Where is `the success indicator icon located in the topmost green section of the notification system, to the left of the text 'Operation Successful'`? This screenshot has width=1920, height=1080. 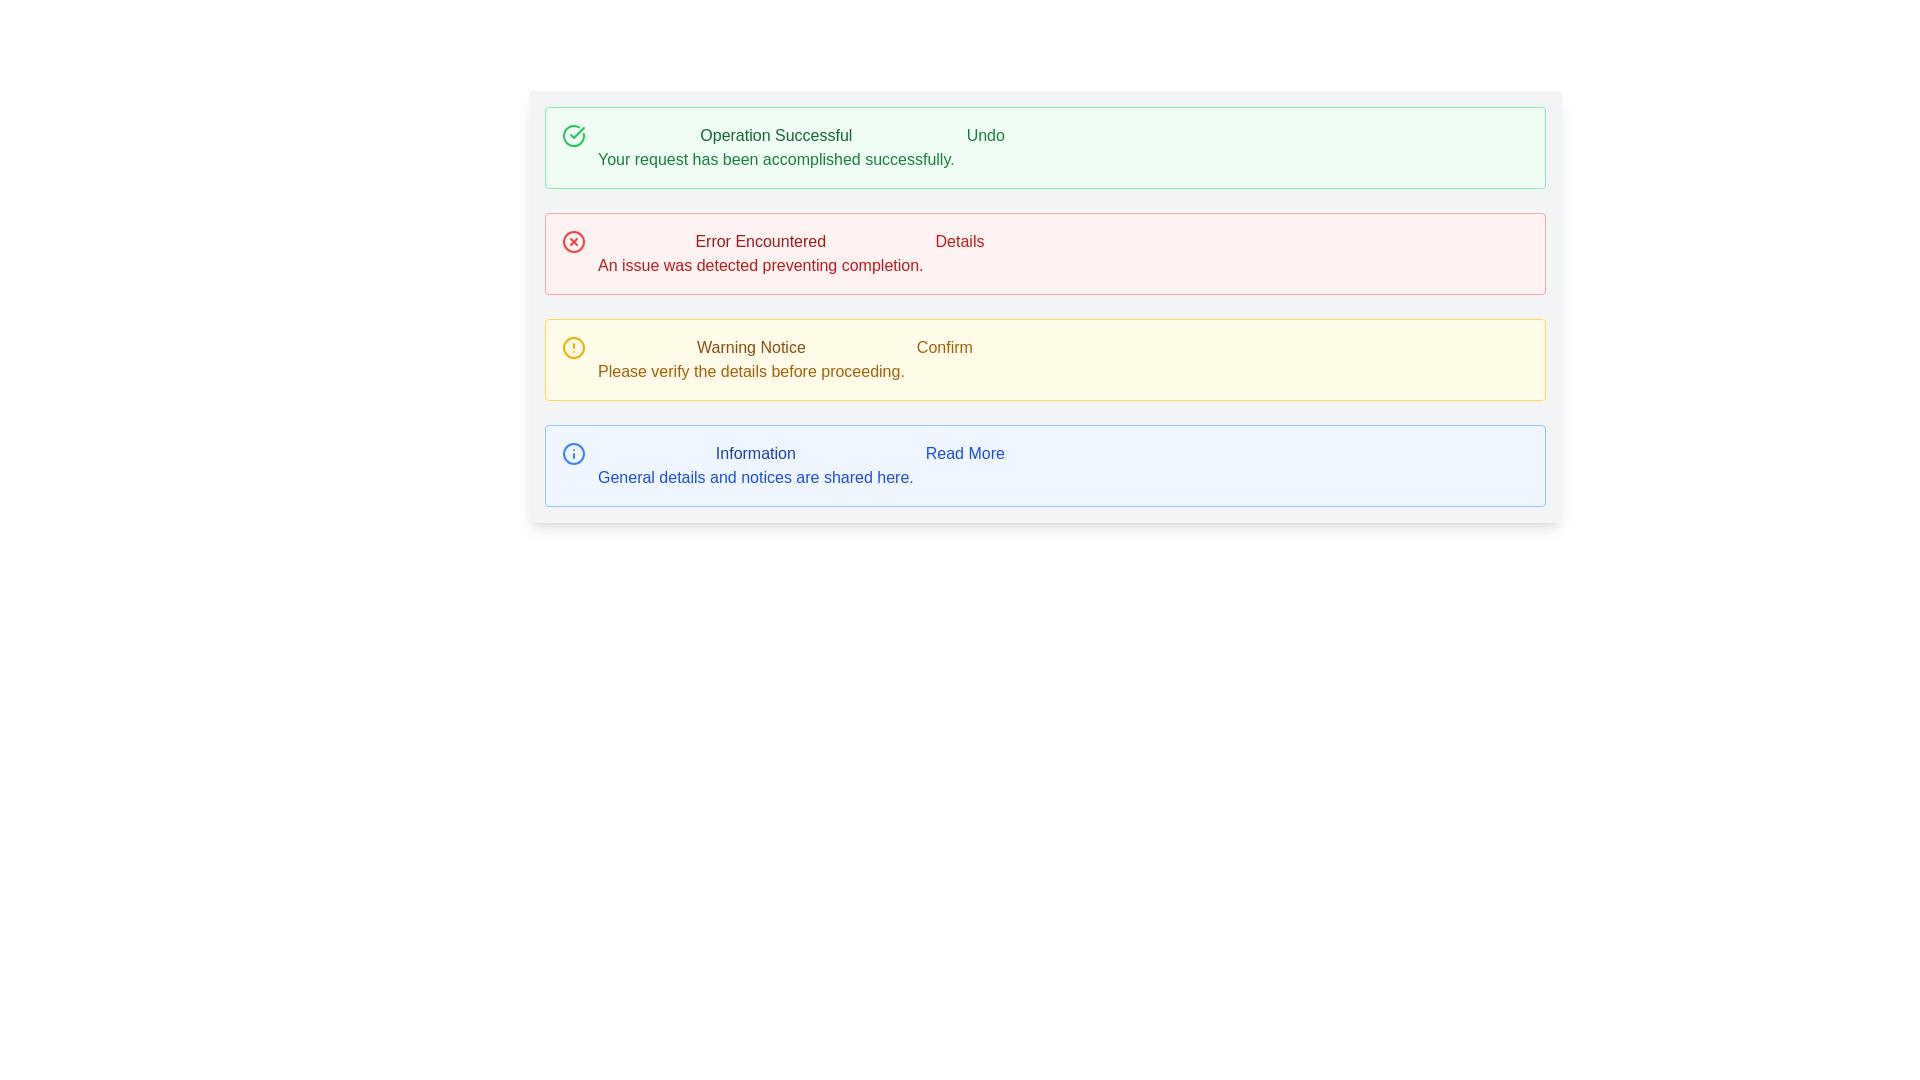
the success indicator icon located in the topmost green section of the notification system, to the left of the text 'Operation Successful' is located at coordinates (576, 132).